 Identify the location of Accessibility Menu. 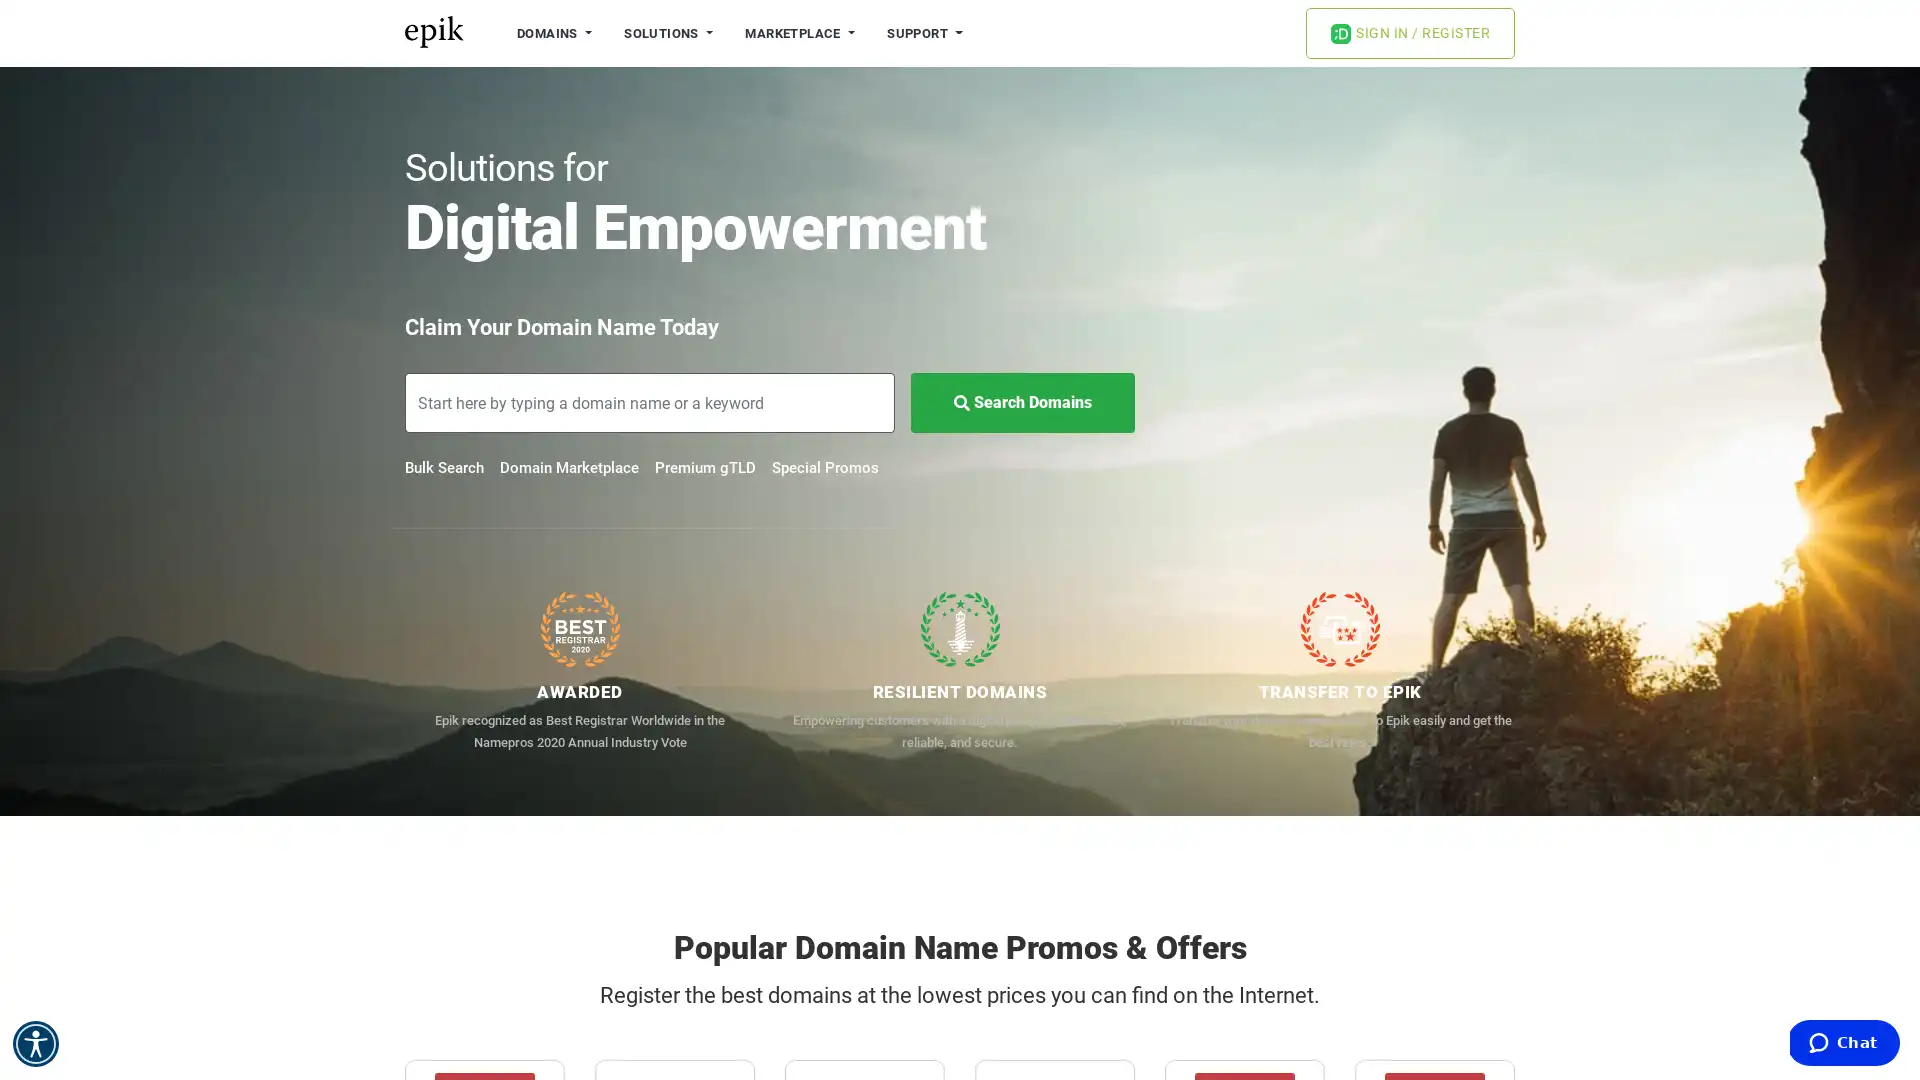
(35, 1043).